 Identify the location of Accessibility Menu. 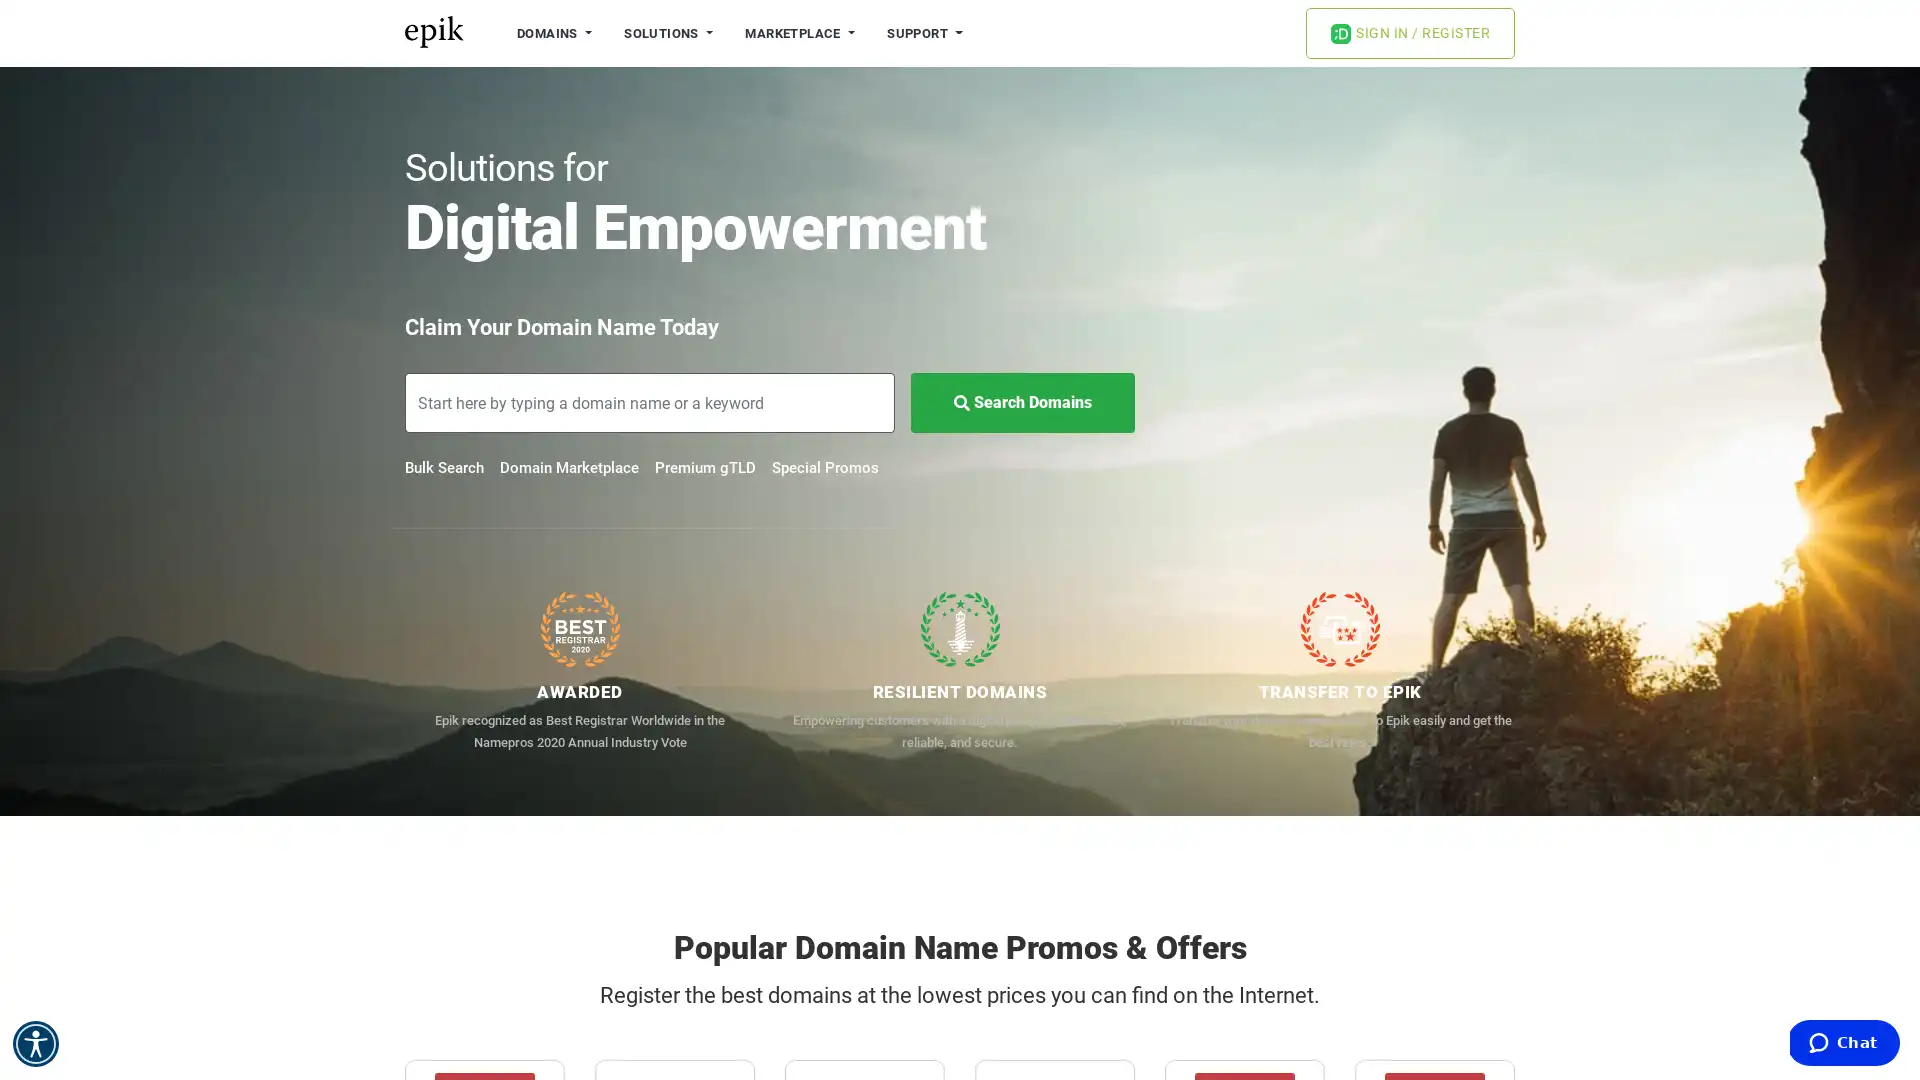
(35, 1043).